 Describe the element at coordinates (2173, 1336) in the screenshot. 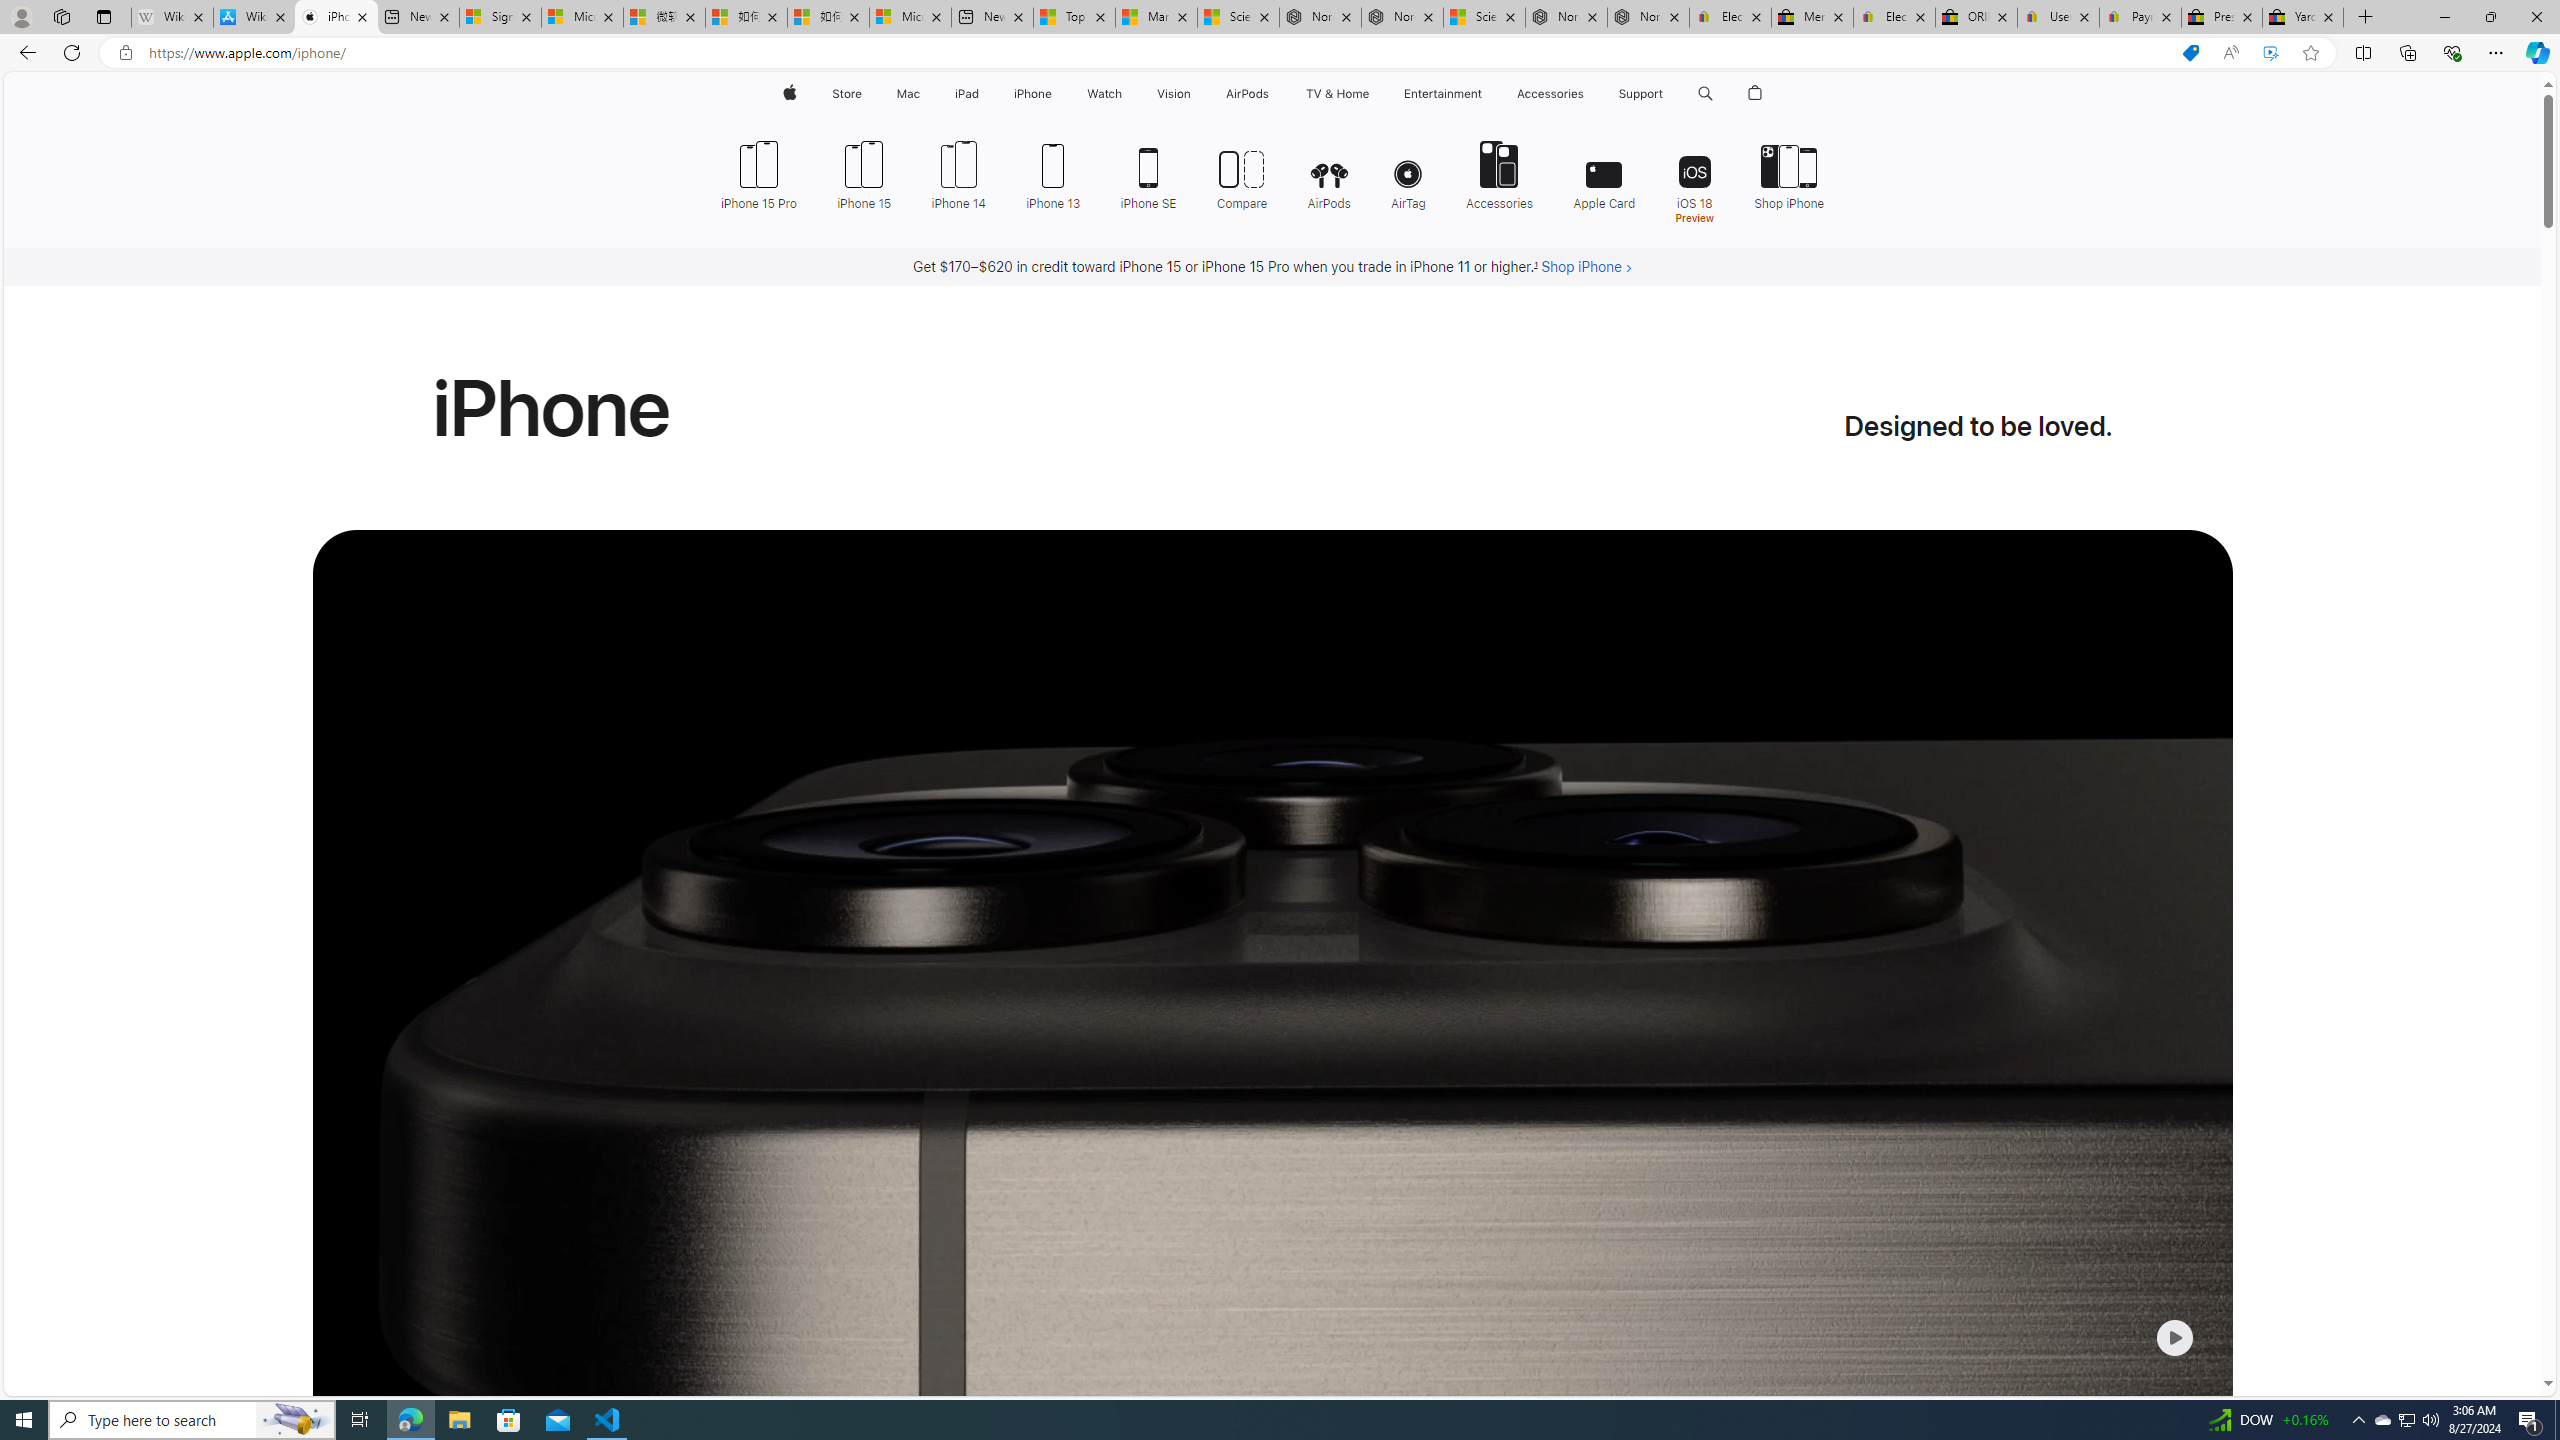

I see `'Class: control-centered-small-icon'` at that location.